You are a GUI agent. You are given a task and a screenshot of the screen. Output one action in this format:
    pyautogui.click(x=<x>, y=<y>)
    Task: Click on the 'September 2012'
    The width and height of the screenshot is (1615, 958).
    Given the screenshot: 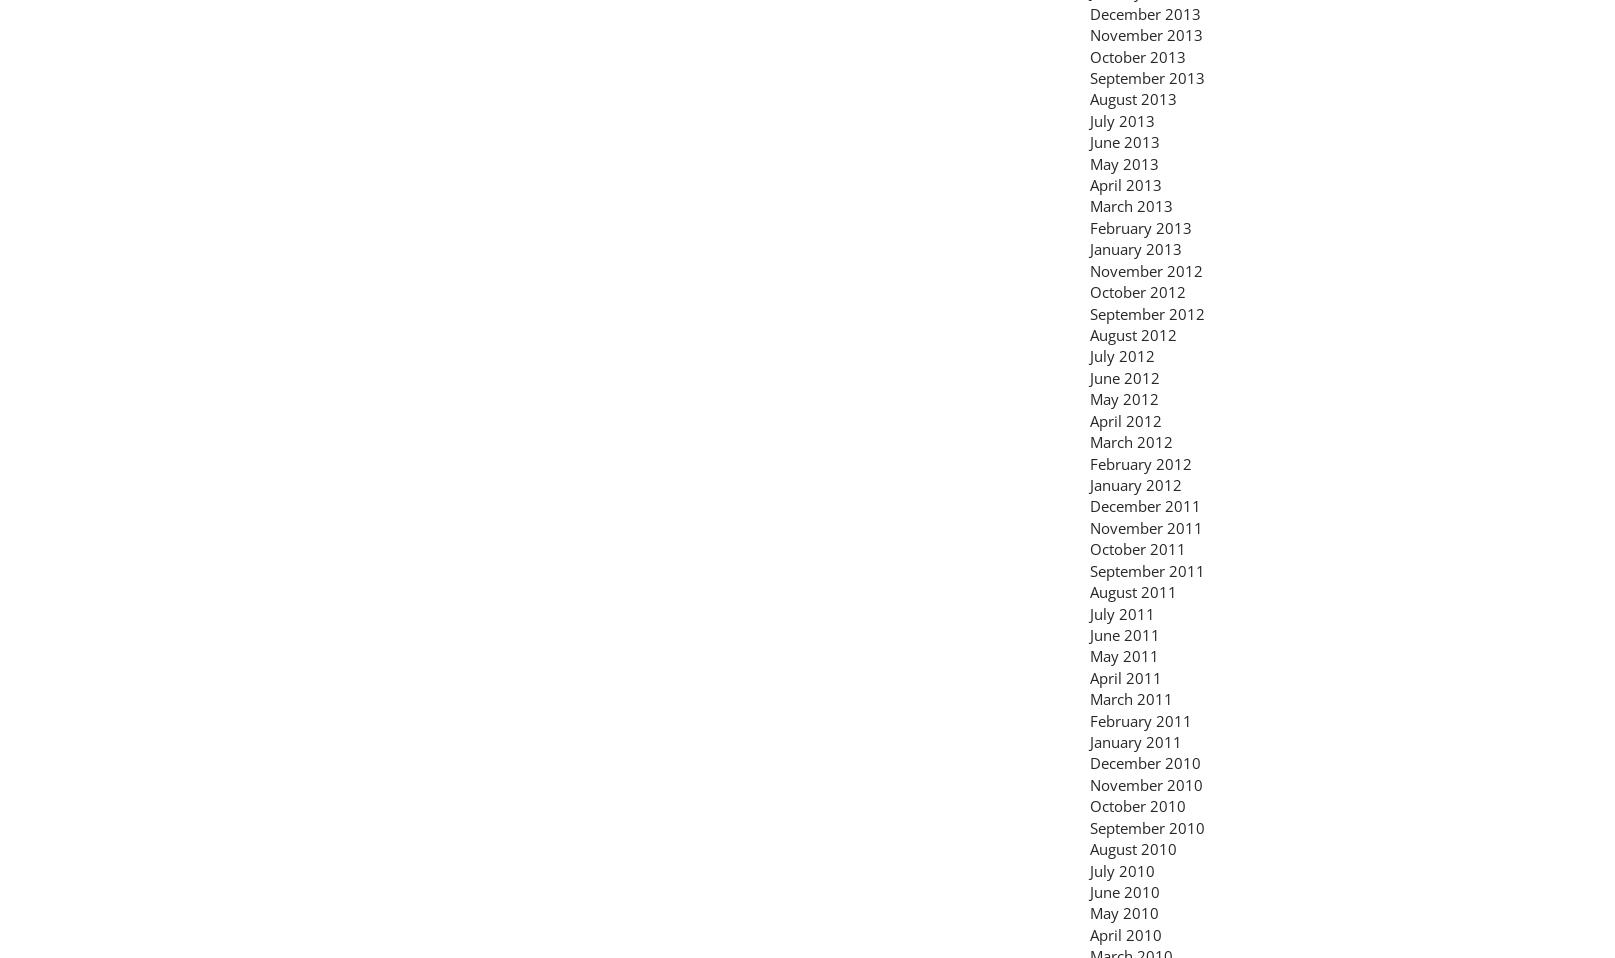 What is the action you would take?
    pyautogui.click(x=1089, y=312)
    